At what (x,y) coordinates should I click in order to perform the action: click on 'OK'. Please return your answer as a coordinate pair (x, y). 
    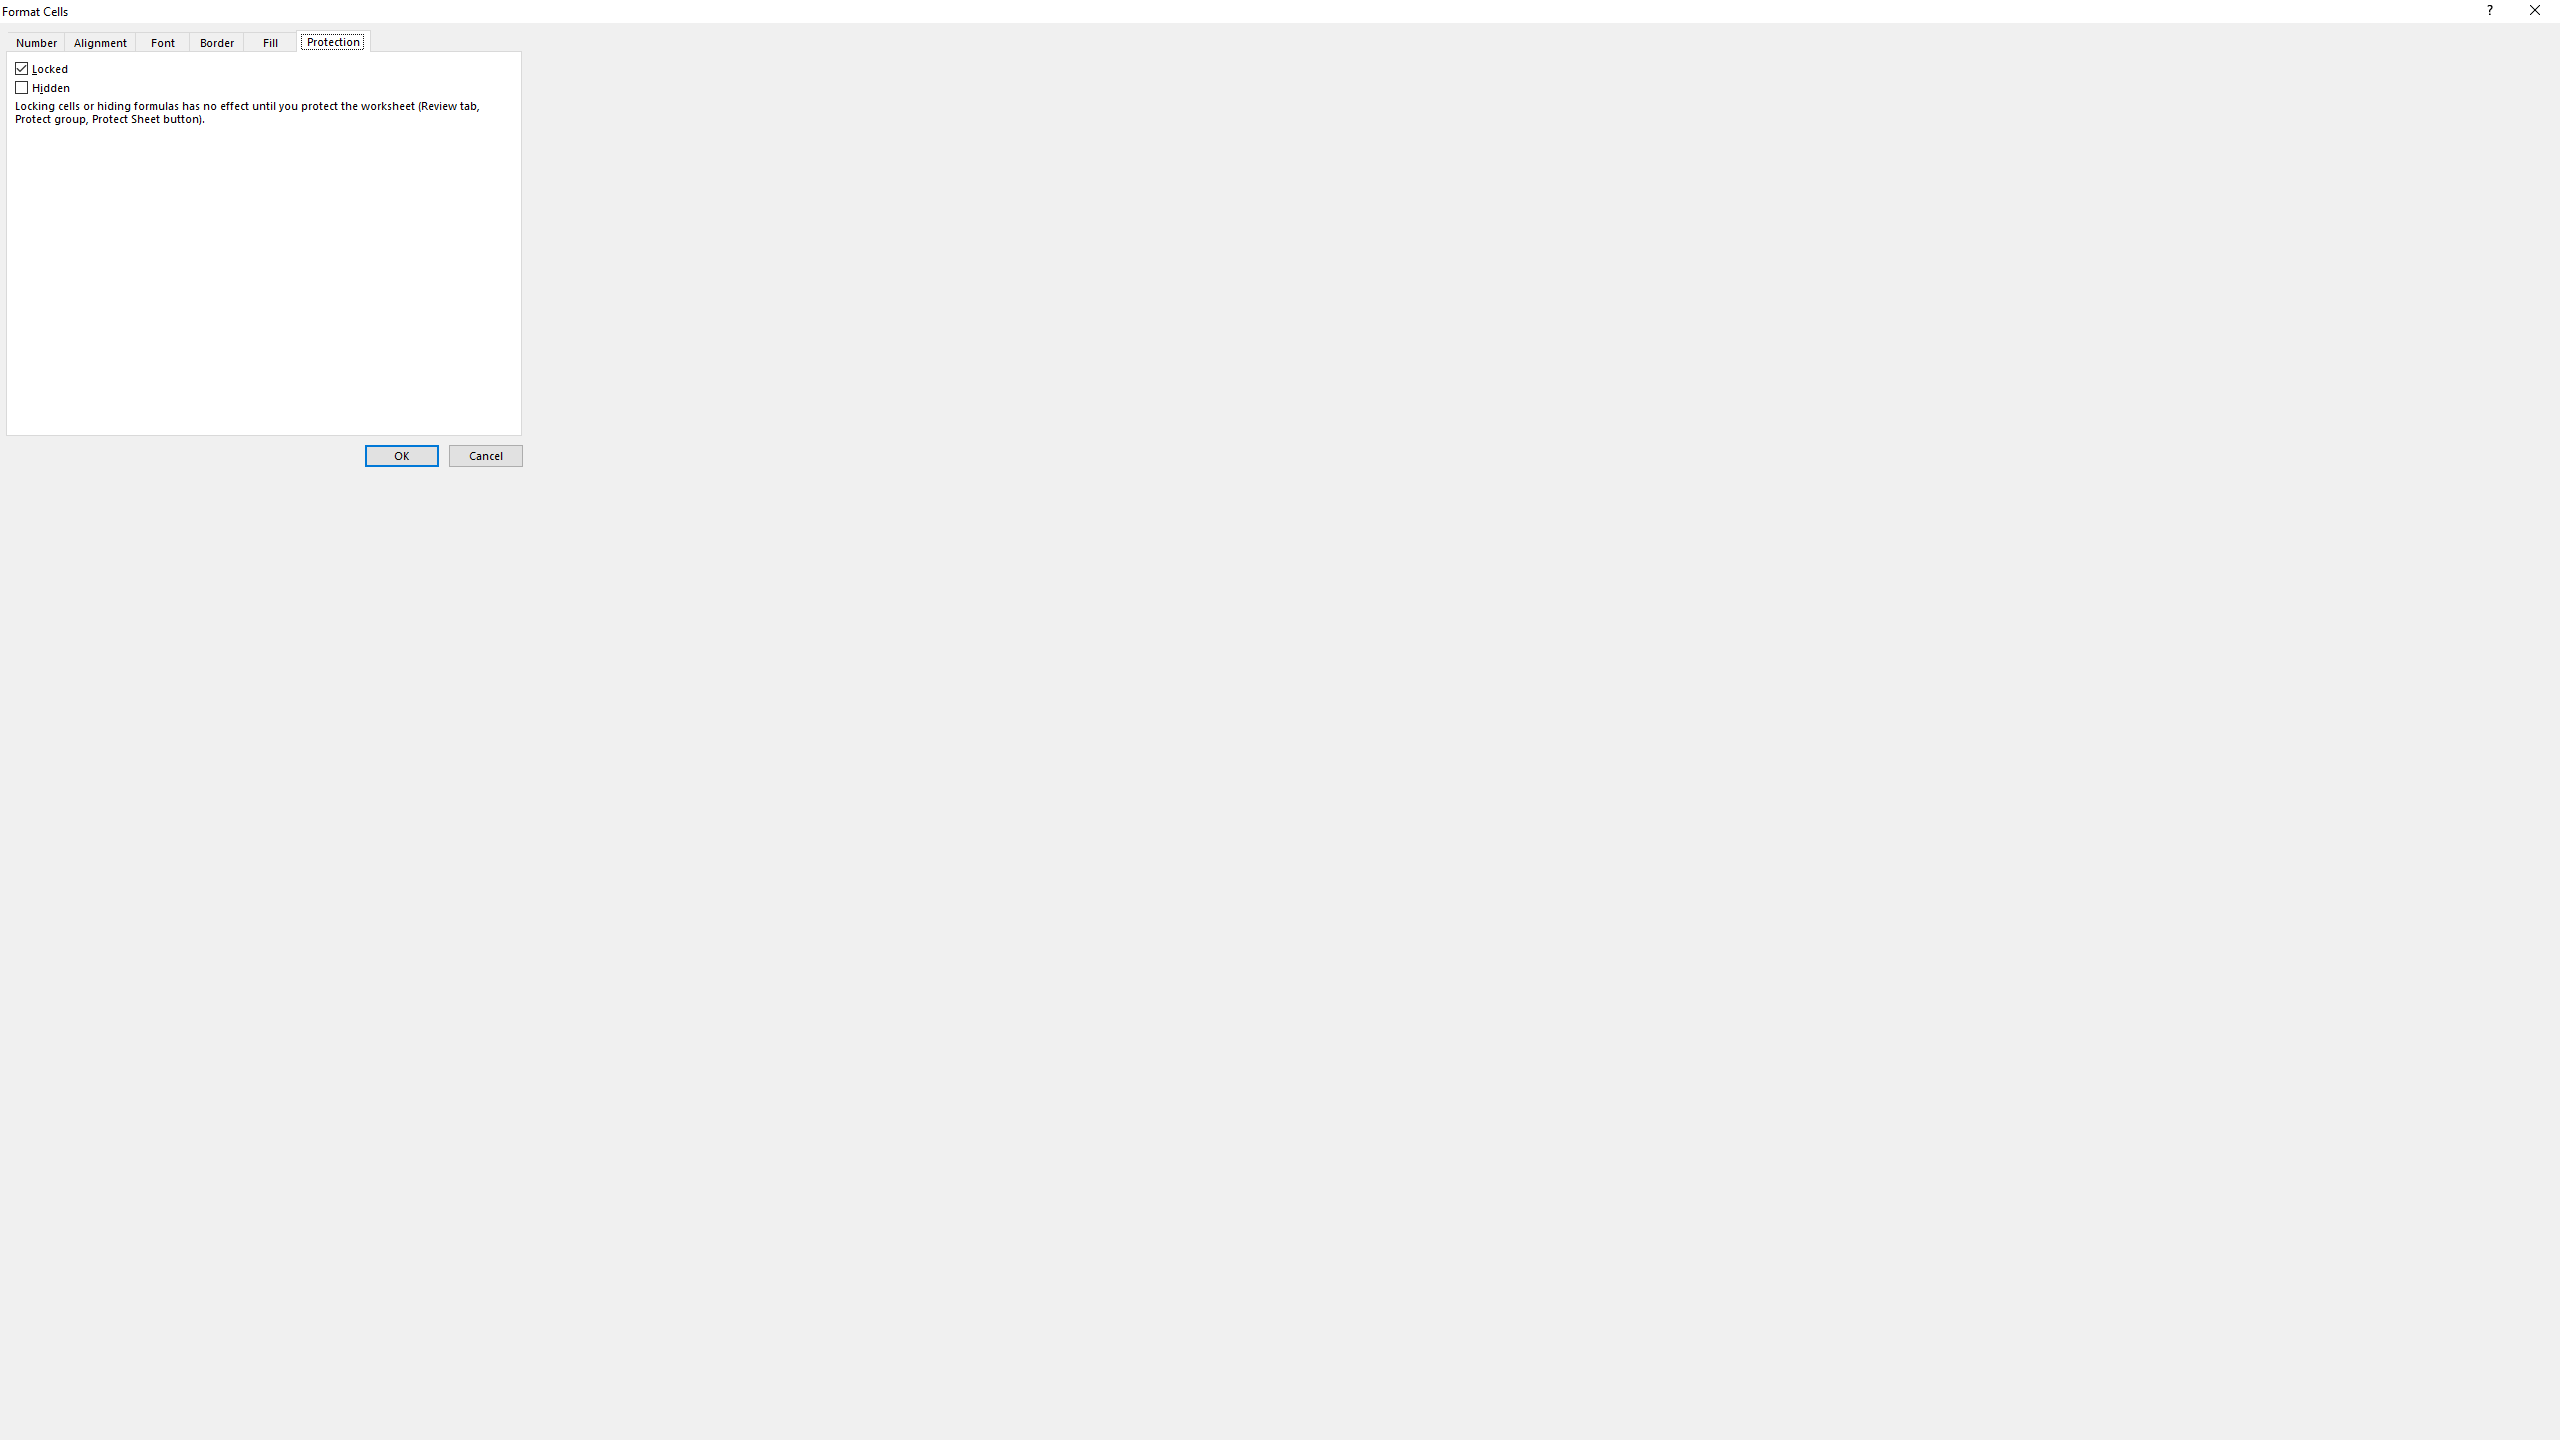
    Looking at the image, I should click on (400, 455).